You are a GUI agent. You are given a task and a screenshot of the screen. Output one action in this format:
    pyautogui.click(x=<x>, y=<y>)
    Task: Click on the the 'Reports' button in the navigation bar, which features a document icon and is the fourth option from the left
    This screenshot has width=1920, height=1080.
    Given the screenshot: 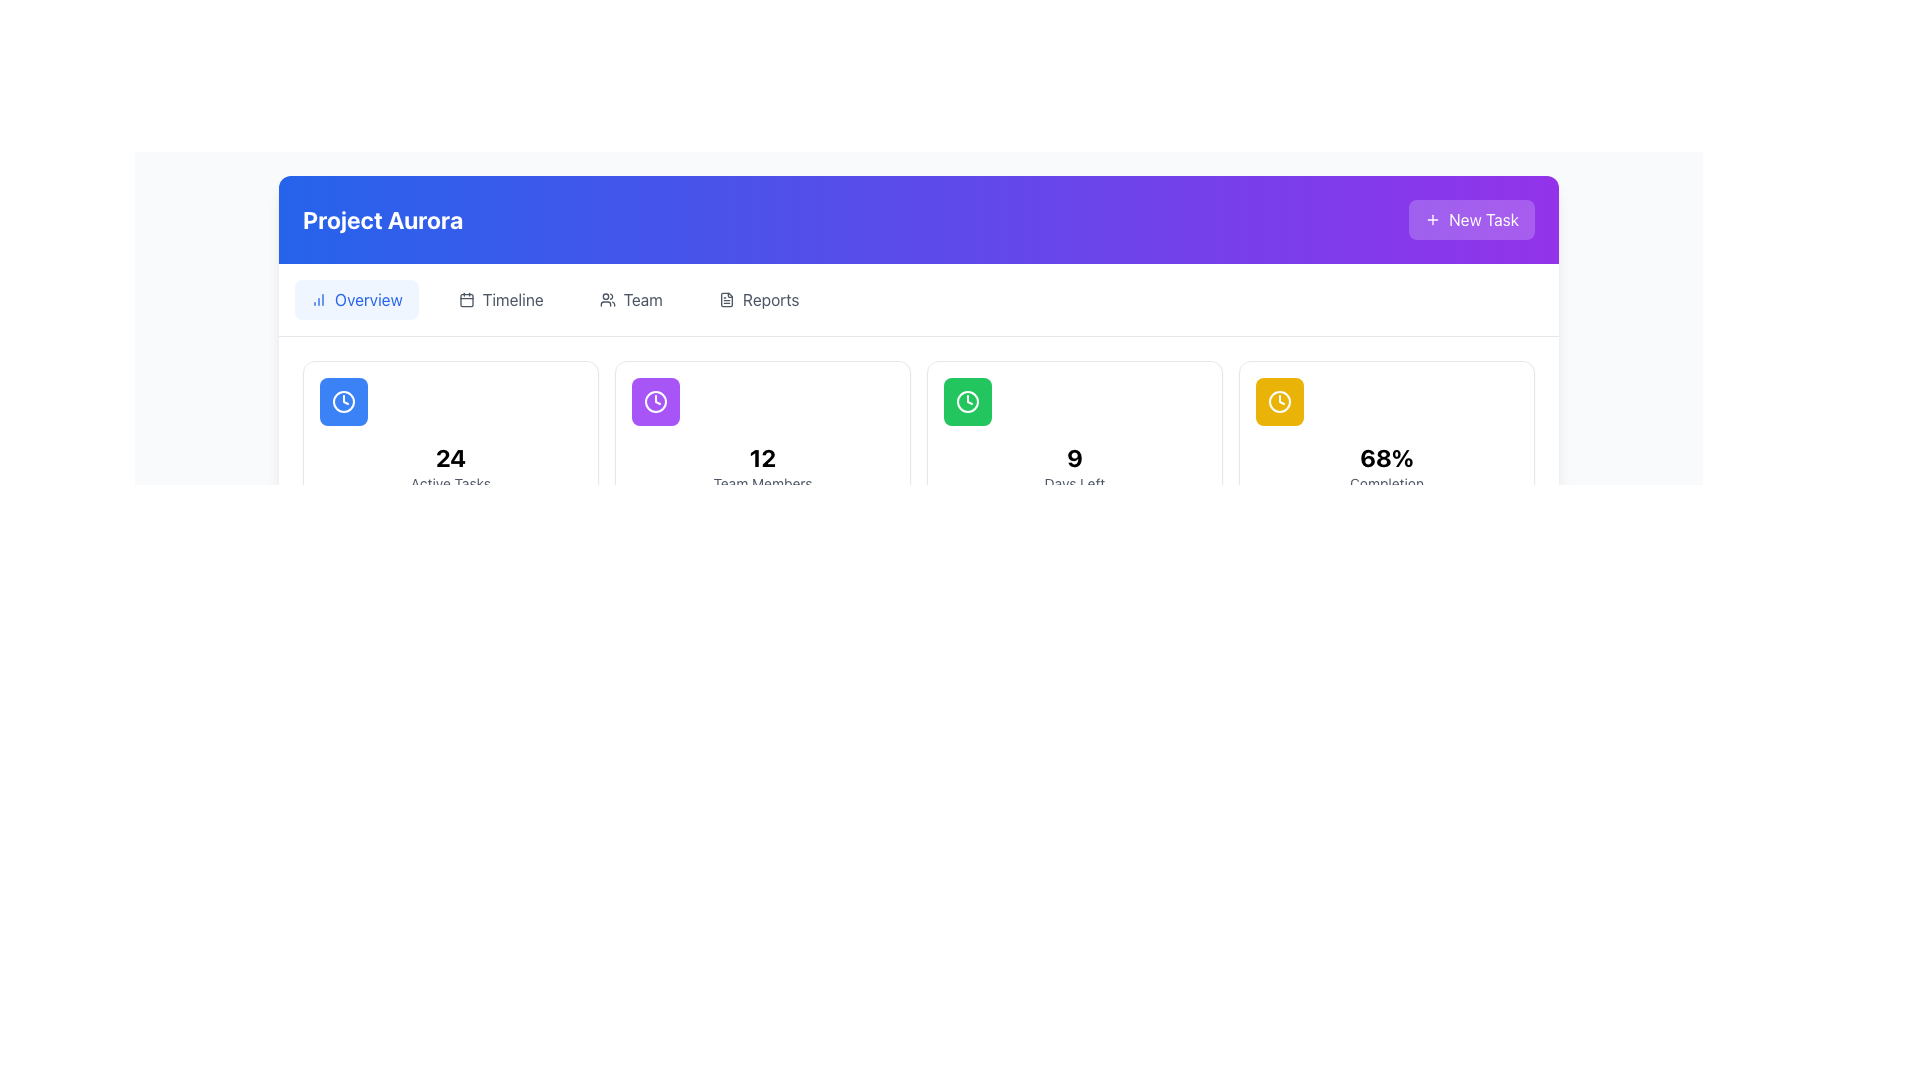 What is the action you would take?
    pyautogui.click(x=758, y=300)
    